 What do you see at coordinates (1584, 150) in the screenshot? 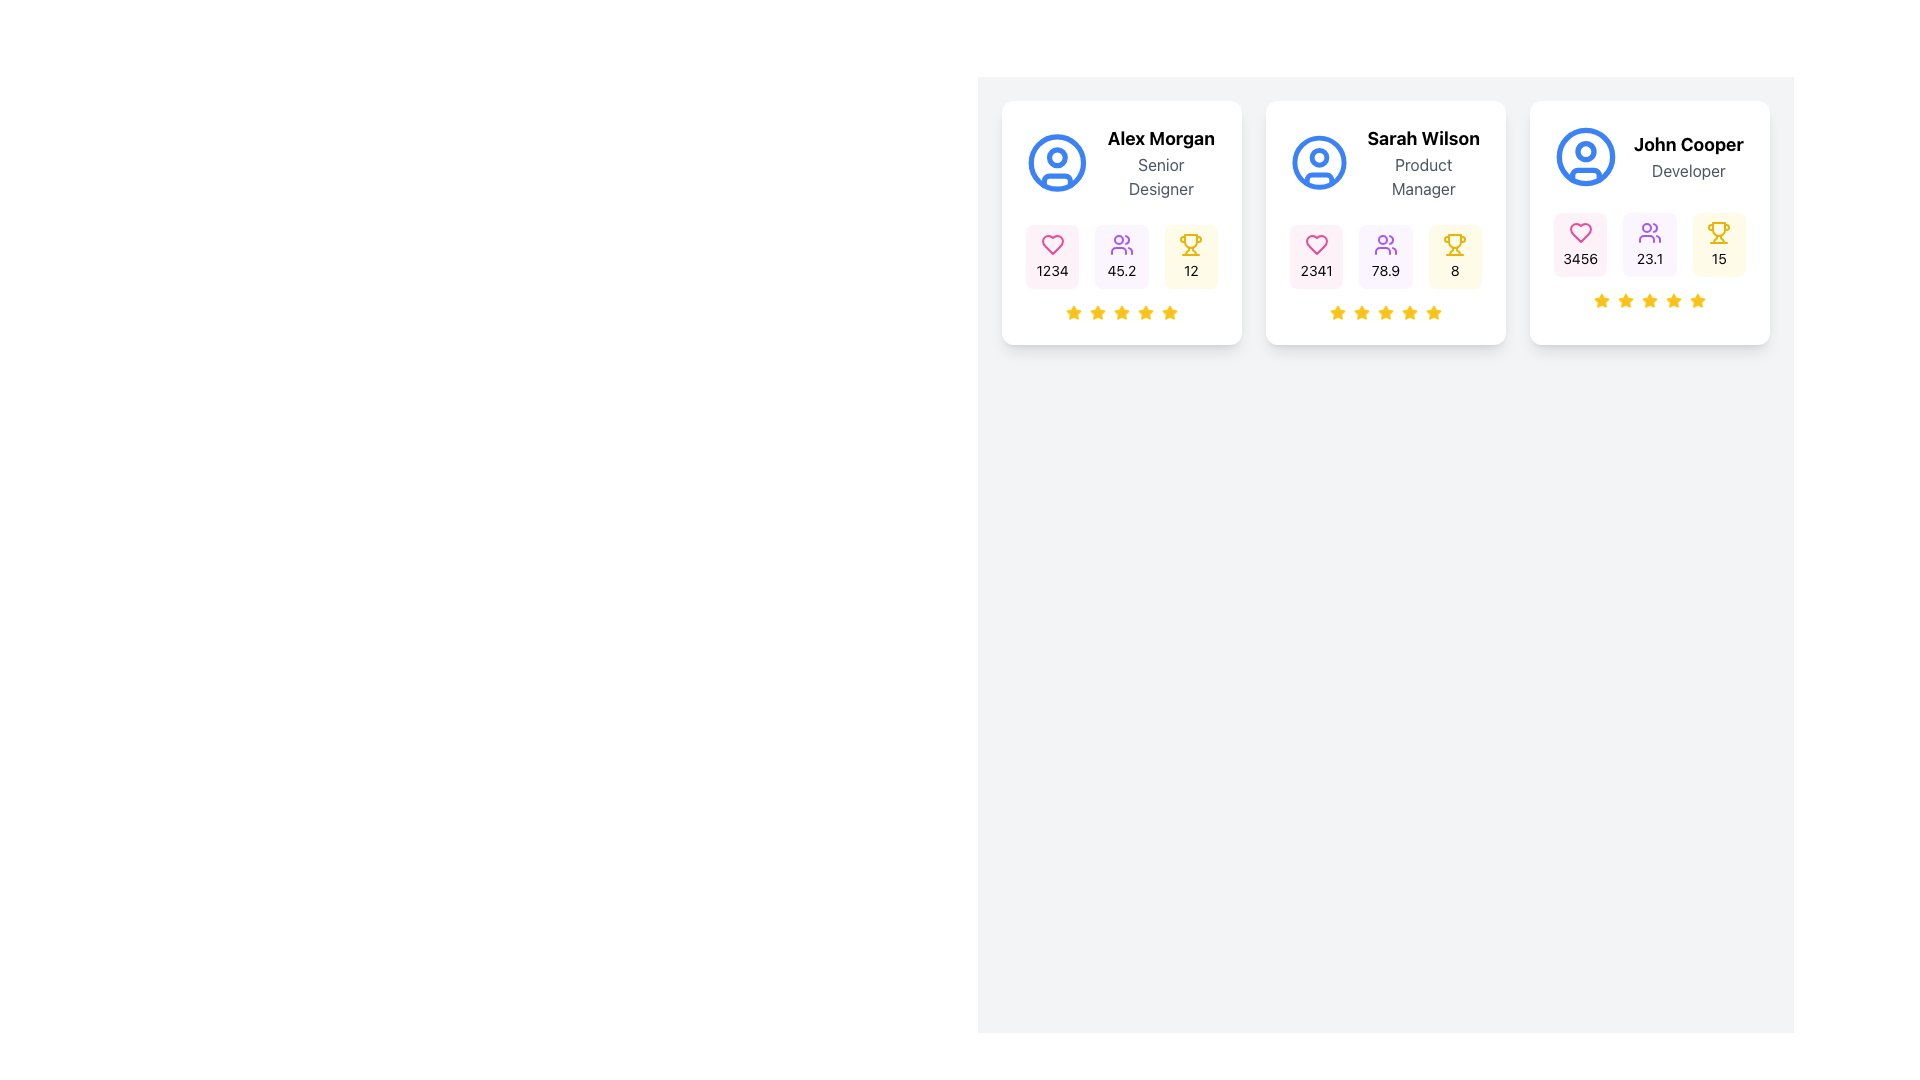
I see `the circular icon (SVG circle element) that is styled in 'currentColor' and positioned near the top of the larger circle within the card labeled 'John Cooper'` at bounding box center [1584, 150].